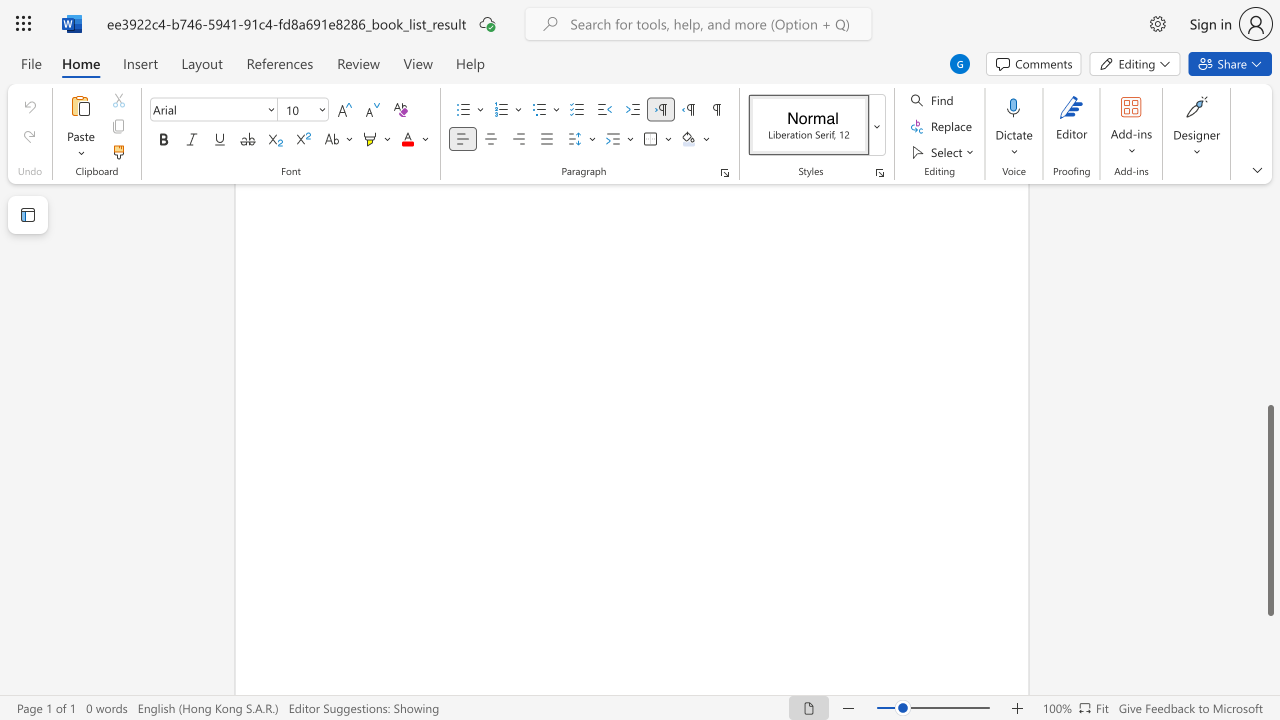 The image size is (1280, 720). I want to click on the scrollbar to scroll the page up, so click(1269, 310).